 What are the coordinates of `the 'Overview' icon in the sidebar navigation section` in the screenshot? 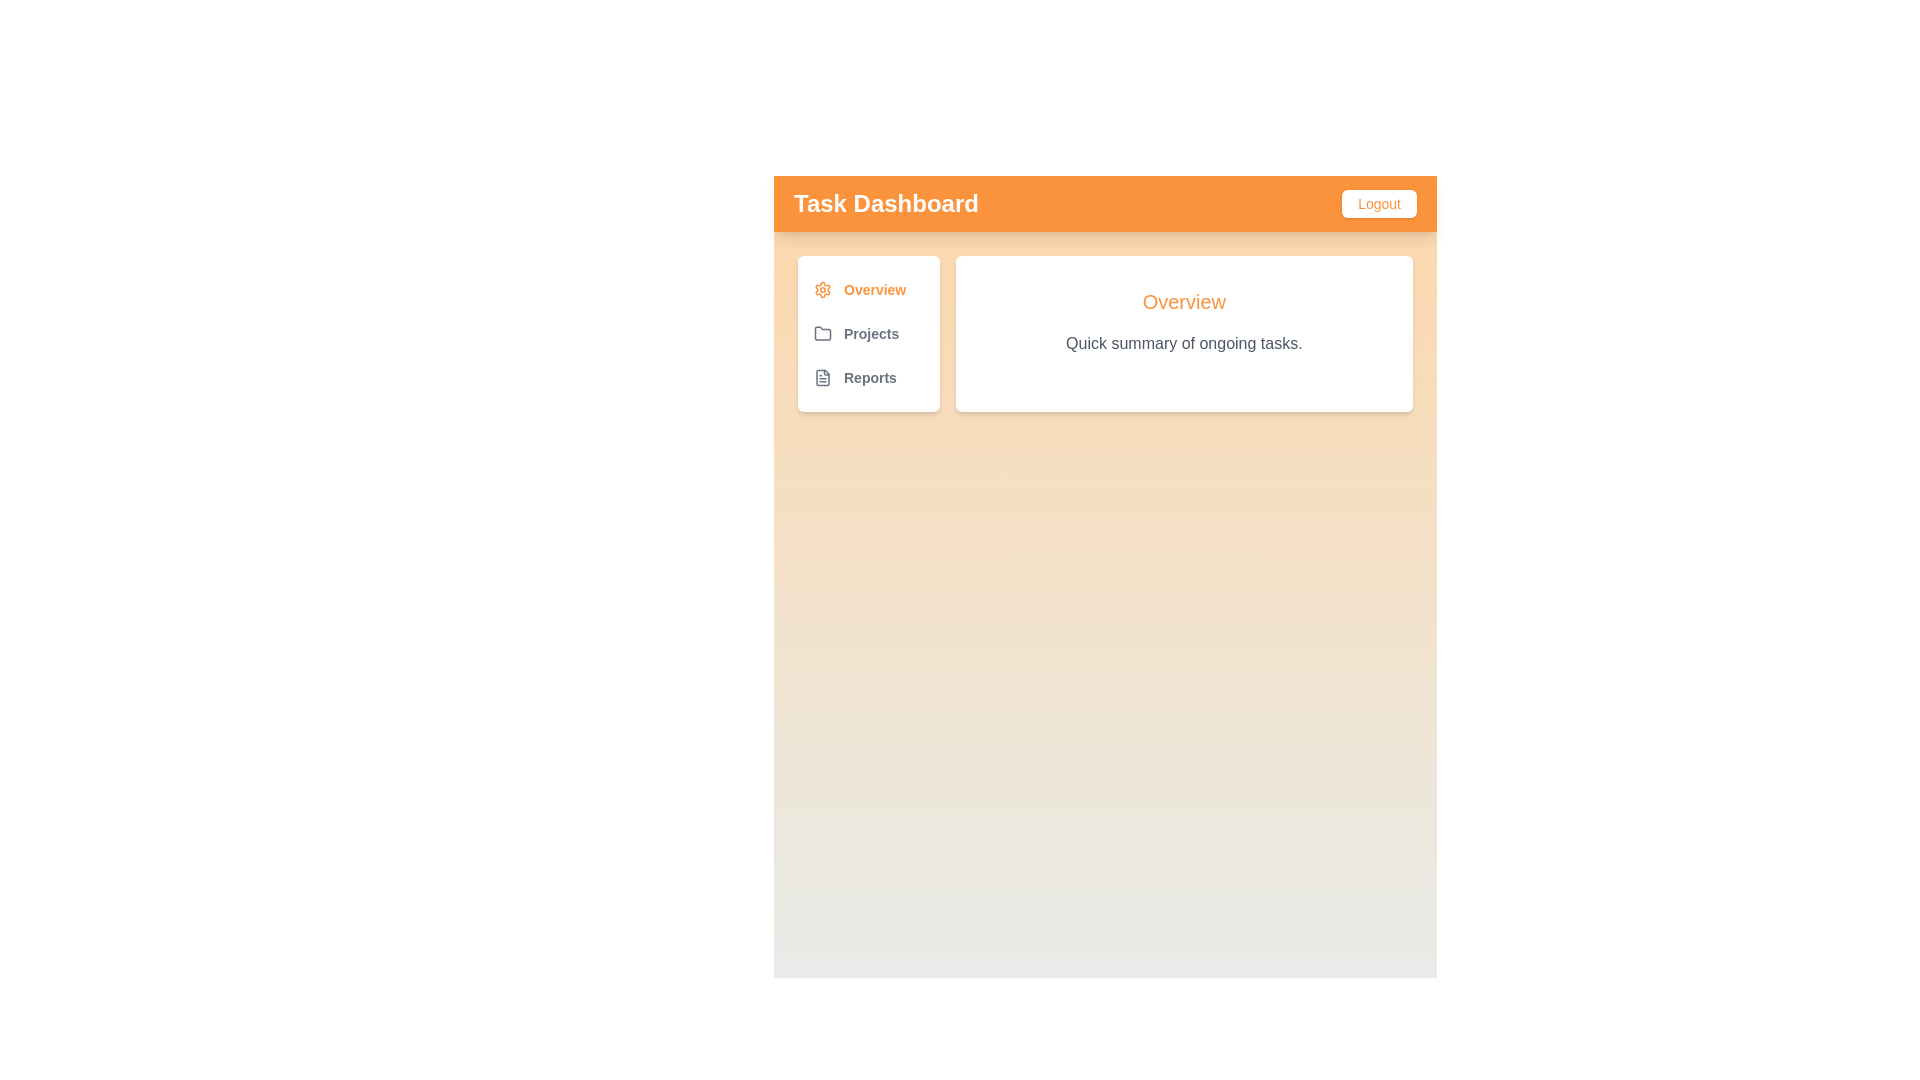 It's located at (822, 289).